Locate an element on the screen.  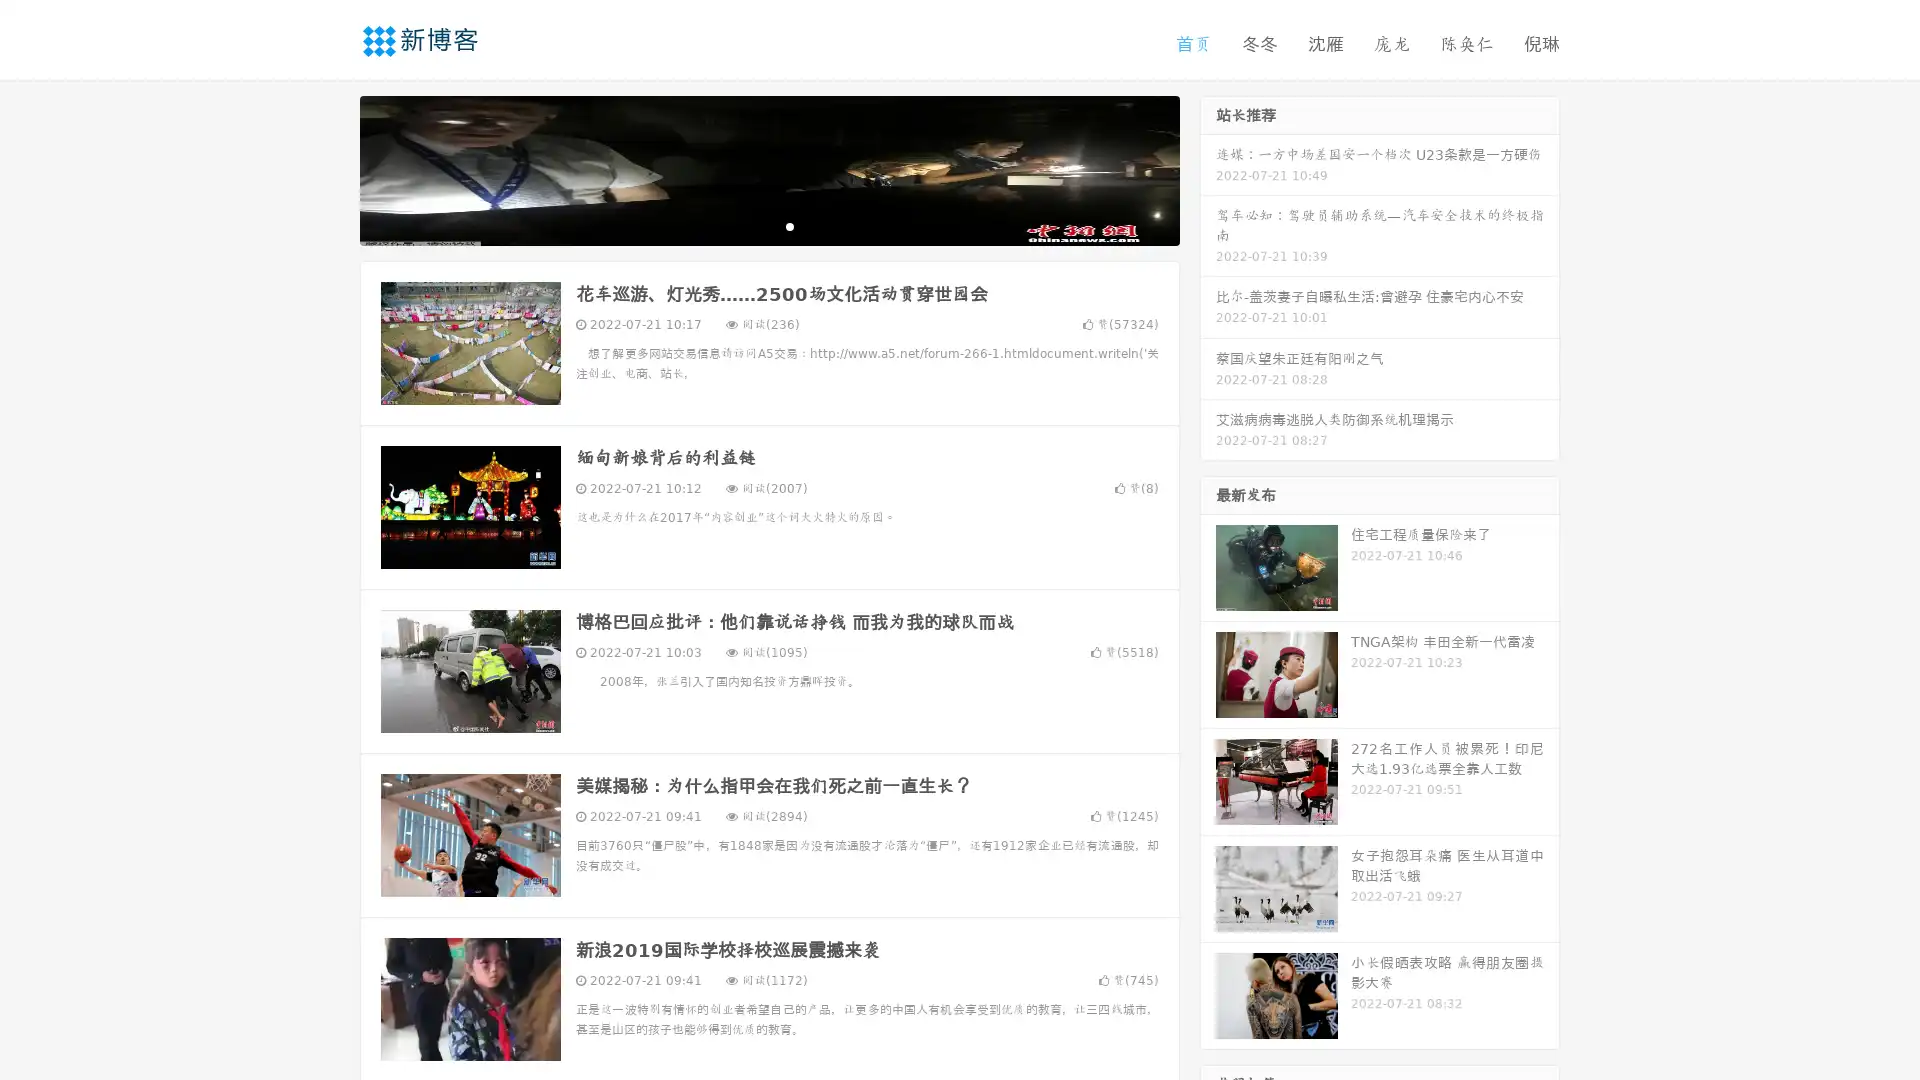
Previous slide is located at coordinates (330, 168).